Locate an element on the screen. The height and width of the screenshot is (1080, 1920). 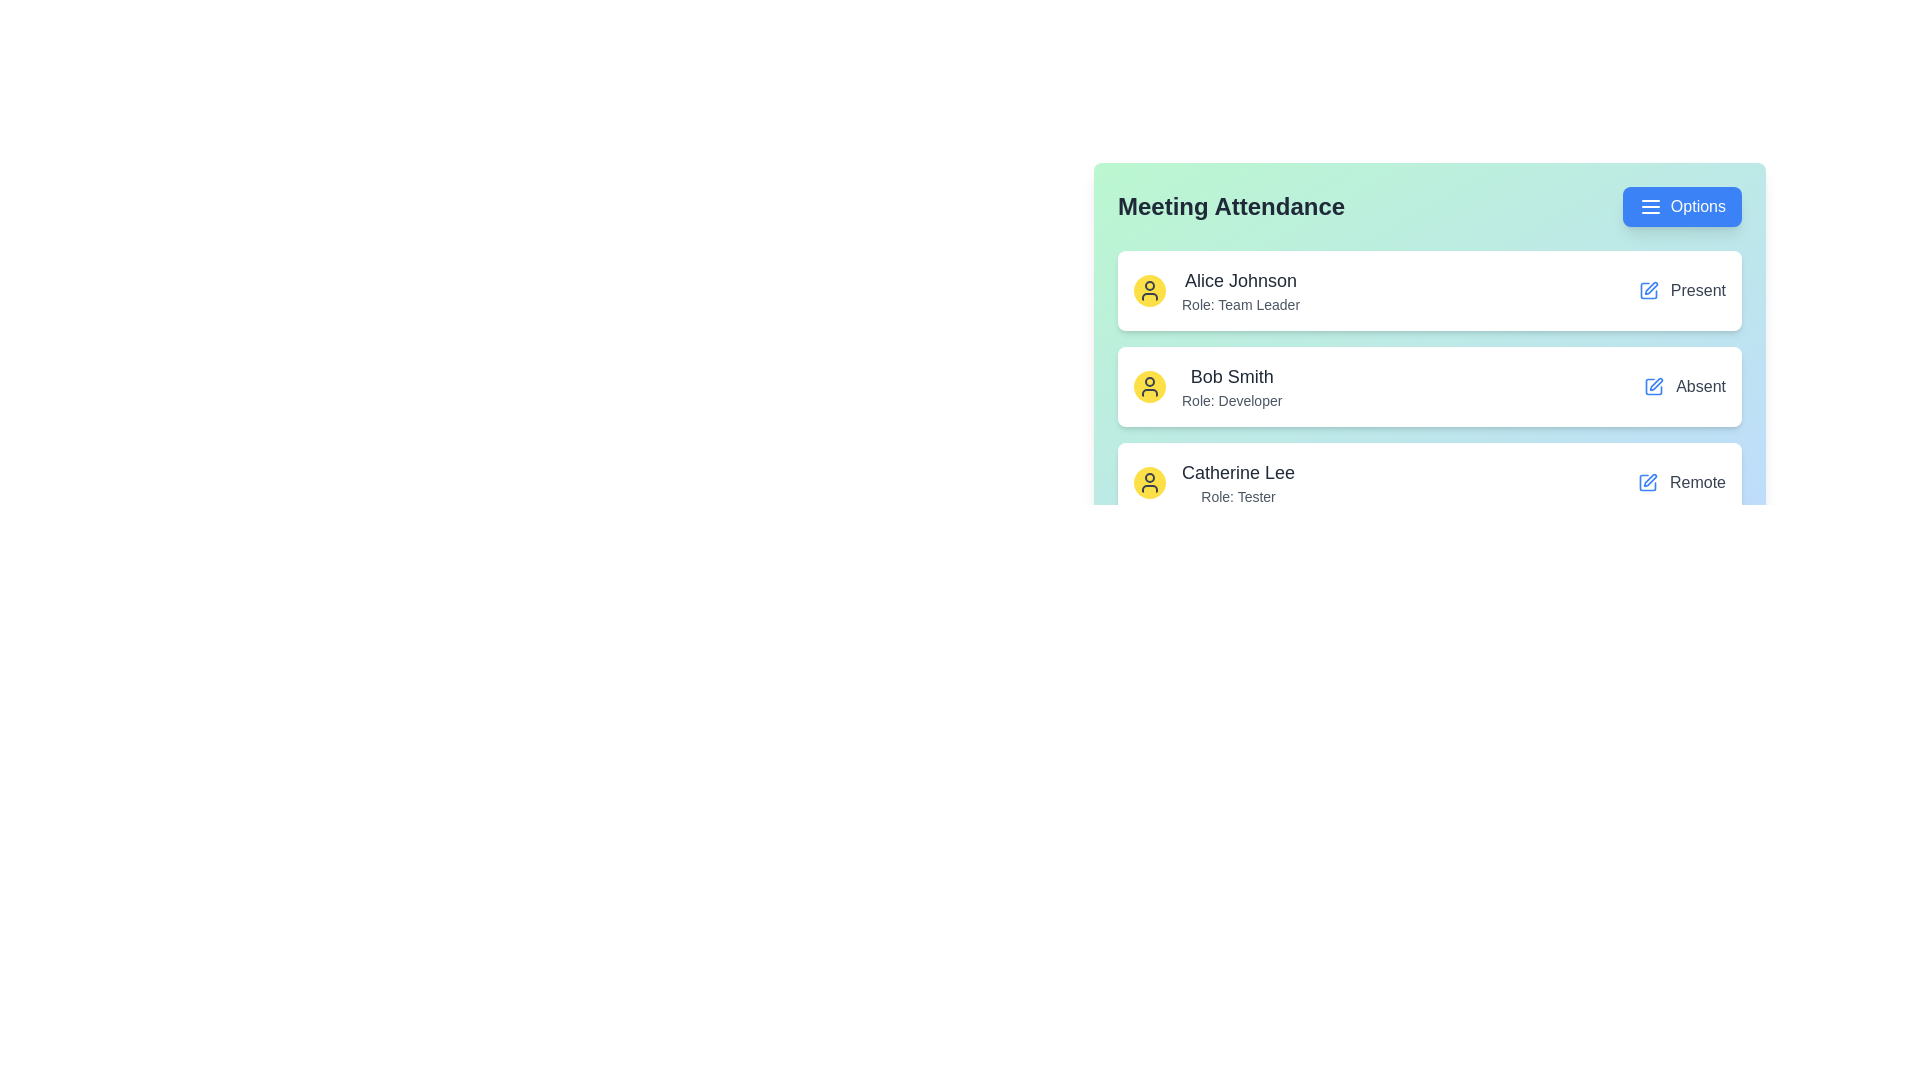
the third list item representing a user profile is located at coordinates (1429, 482).